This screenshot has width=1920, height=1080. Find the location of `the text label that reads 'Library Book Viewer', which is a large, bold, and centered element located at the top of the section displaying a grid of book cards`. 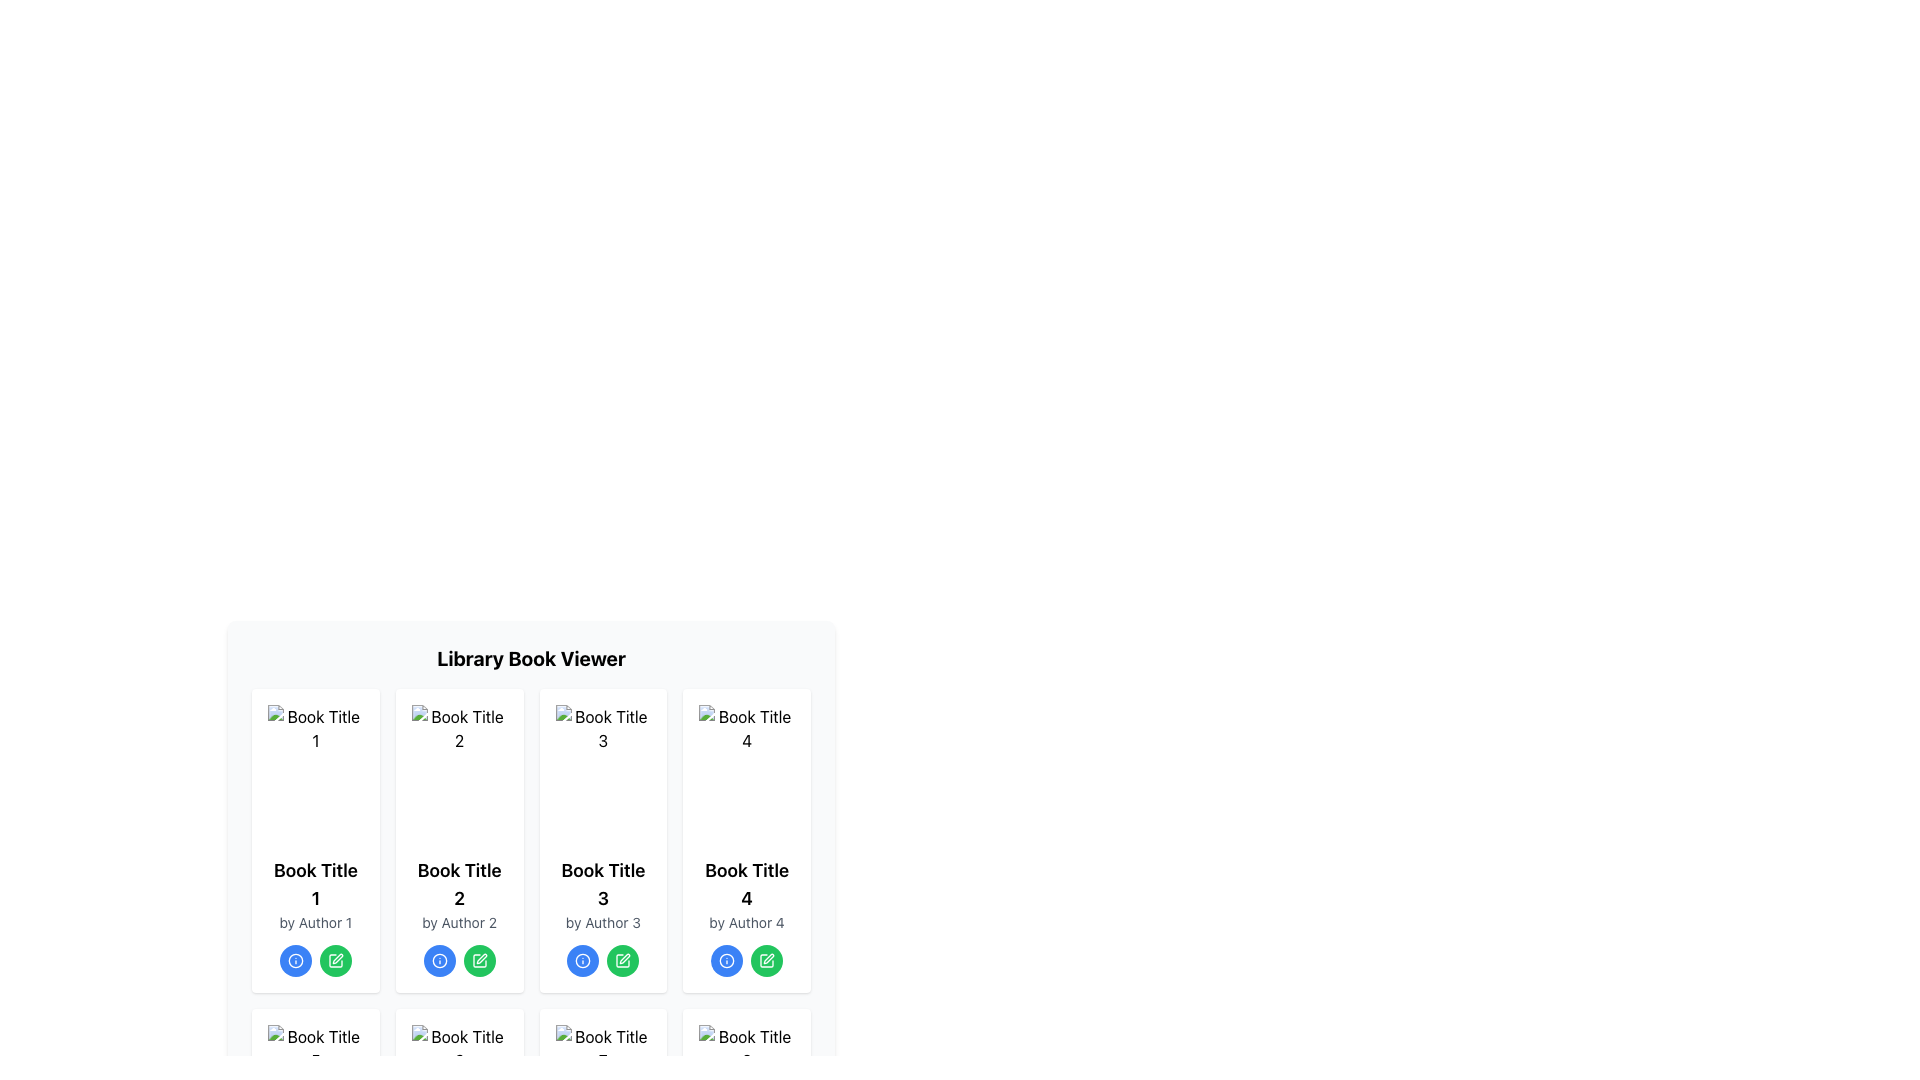

the text label that reads 'Library Book Viewer', which is a large, bold, and centered element located at the top of the section displaying a grid of book cards is located at coordinates (531, 659).